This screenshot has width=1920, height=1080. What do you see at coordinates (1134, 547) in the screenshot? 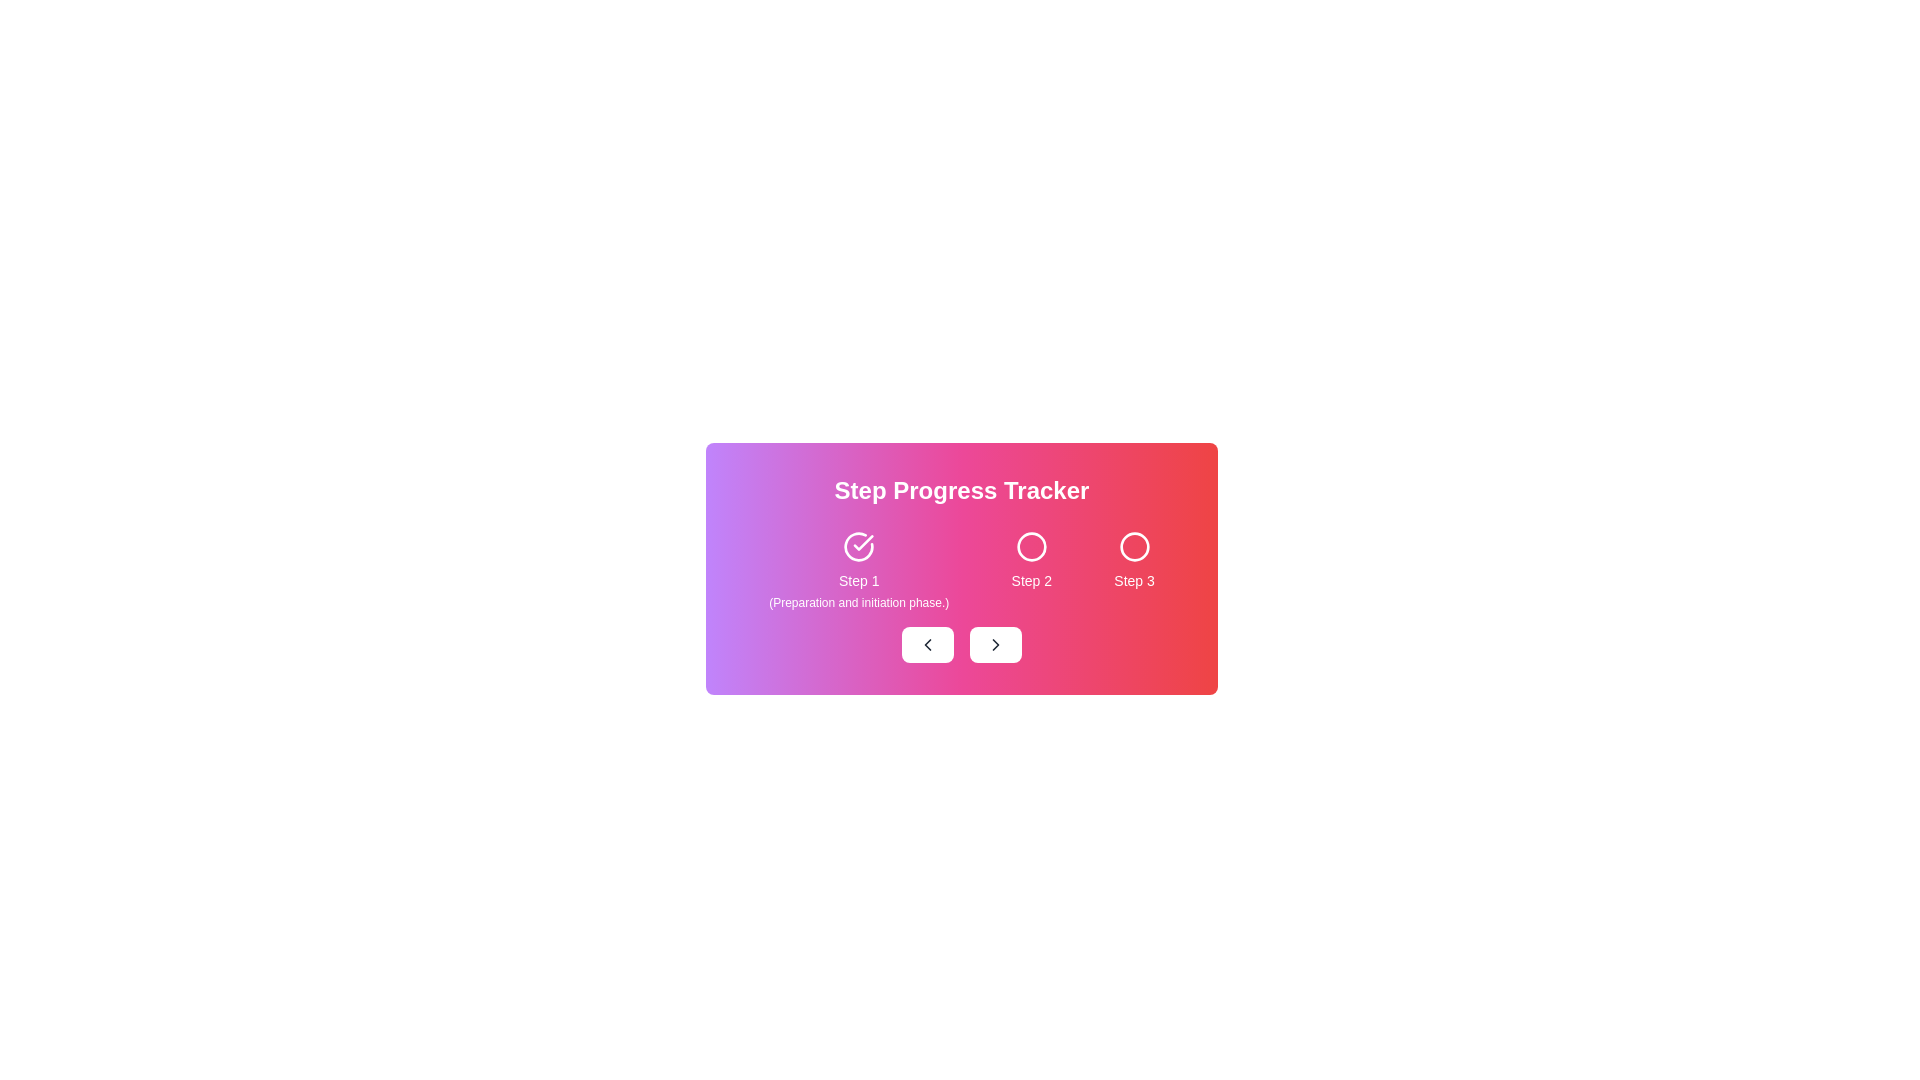
I see `the third circle in the step progress tracker, labeled 'Step 3'` at bounding box center [1134, 547].